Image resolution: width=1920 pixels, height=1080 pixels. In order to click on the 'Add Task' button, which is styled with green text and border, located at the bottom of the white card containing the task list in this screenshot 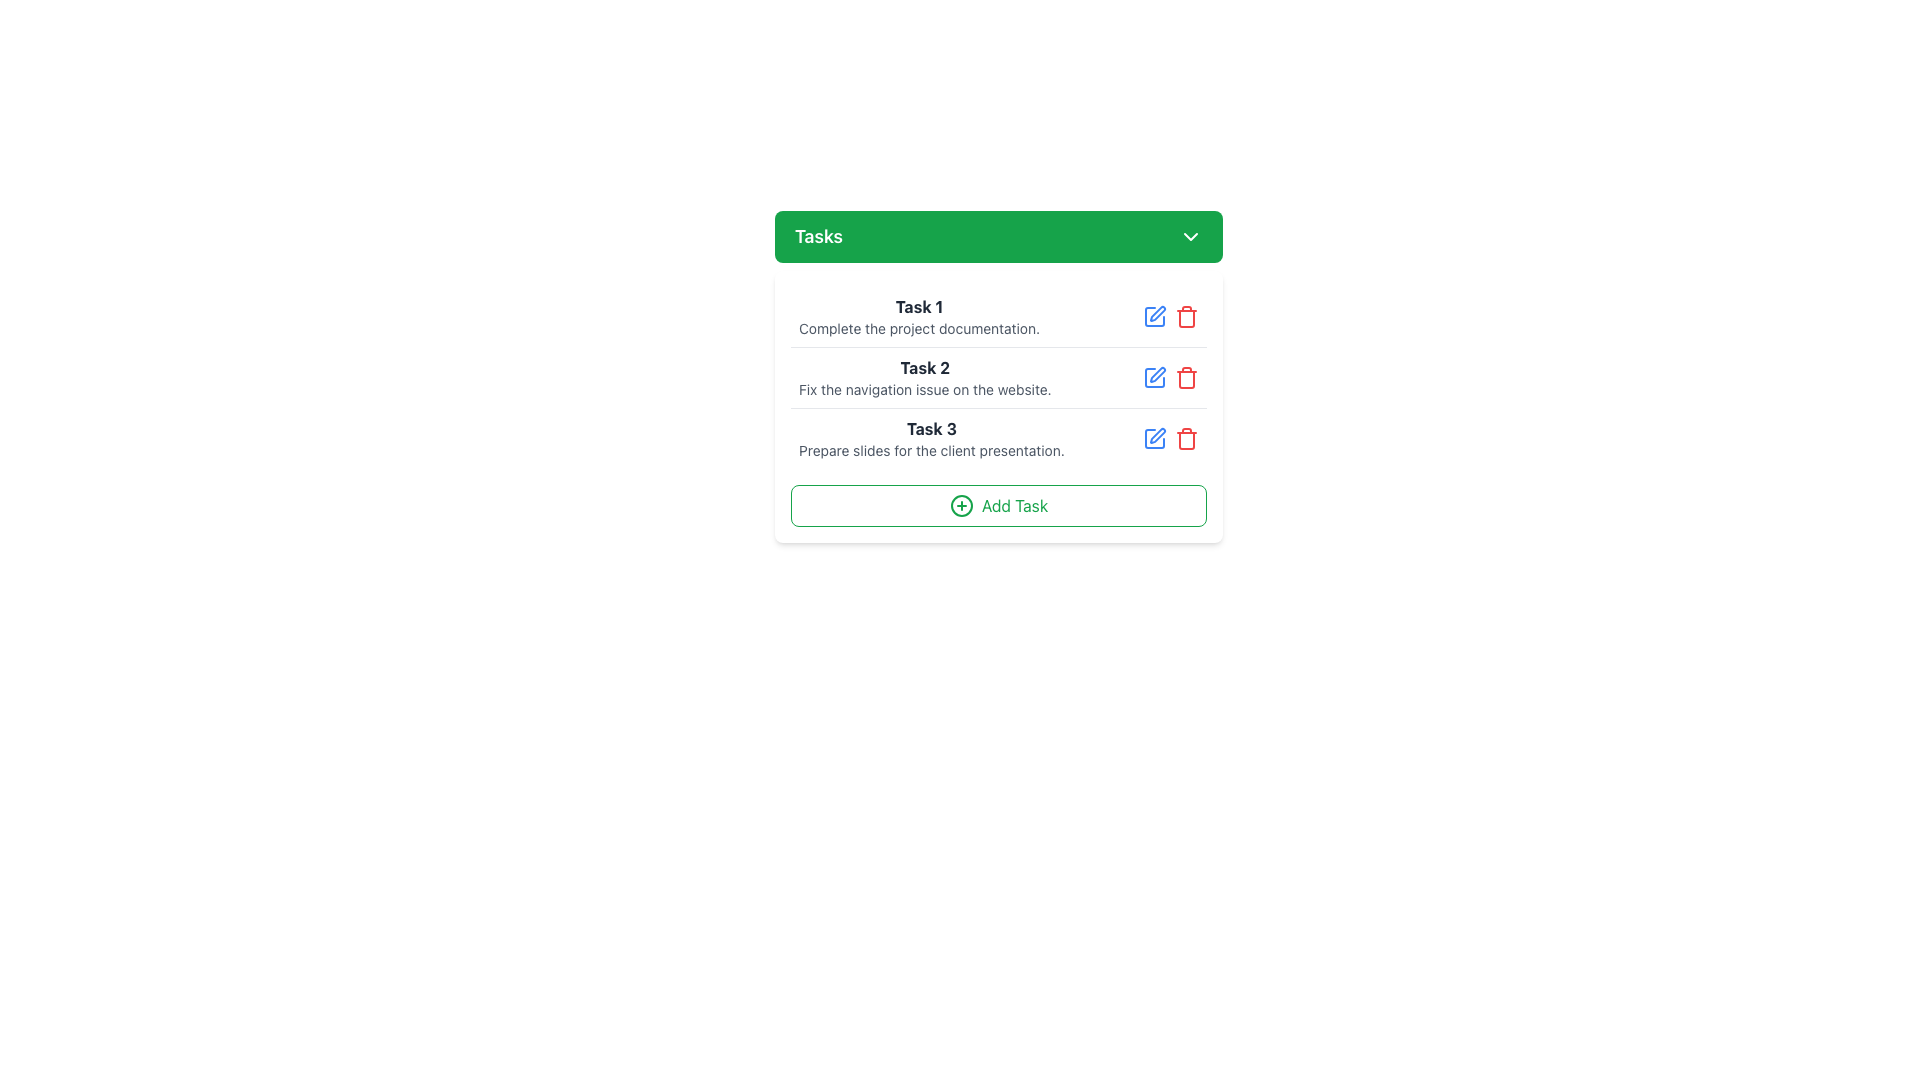, I will do `click(998, 504)`.